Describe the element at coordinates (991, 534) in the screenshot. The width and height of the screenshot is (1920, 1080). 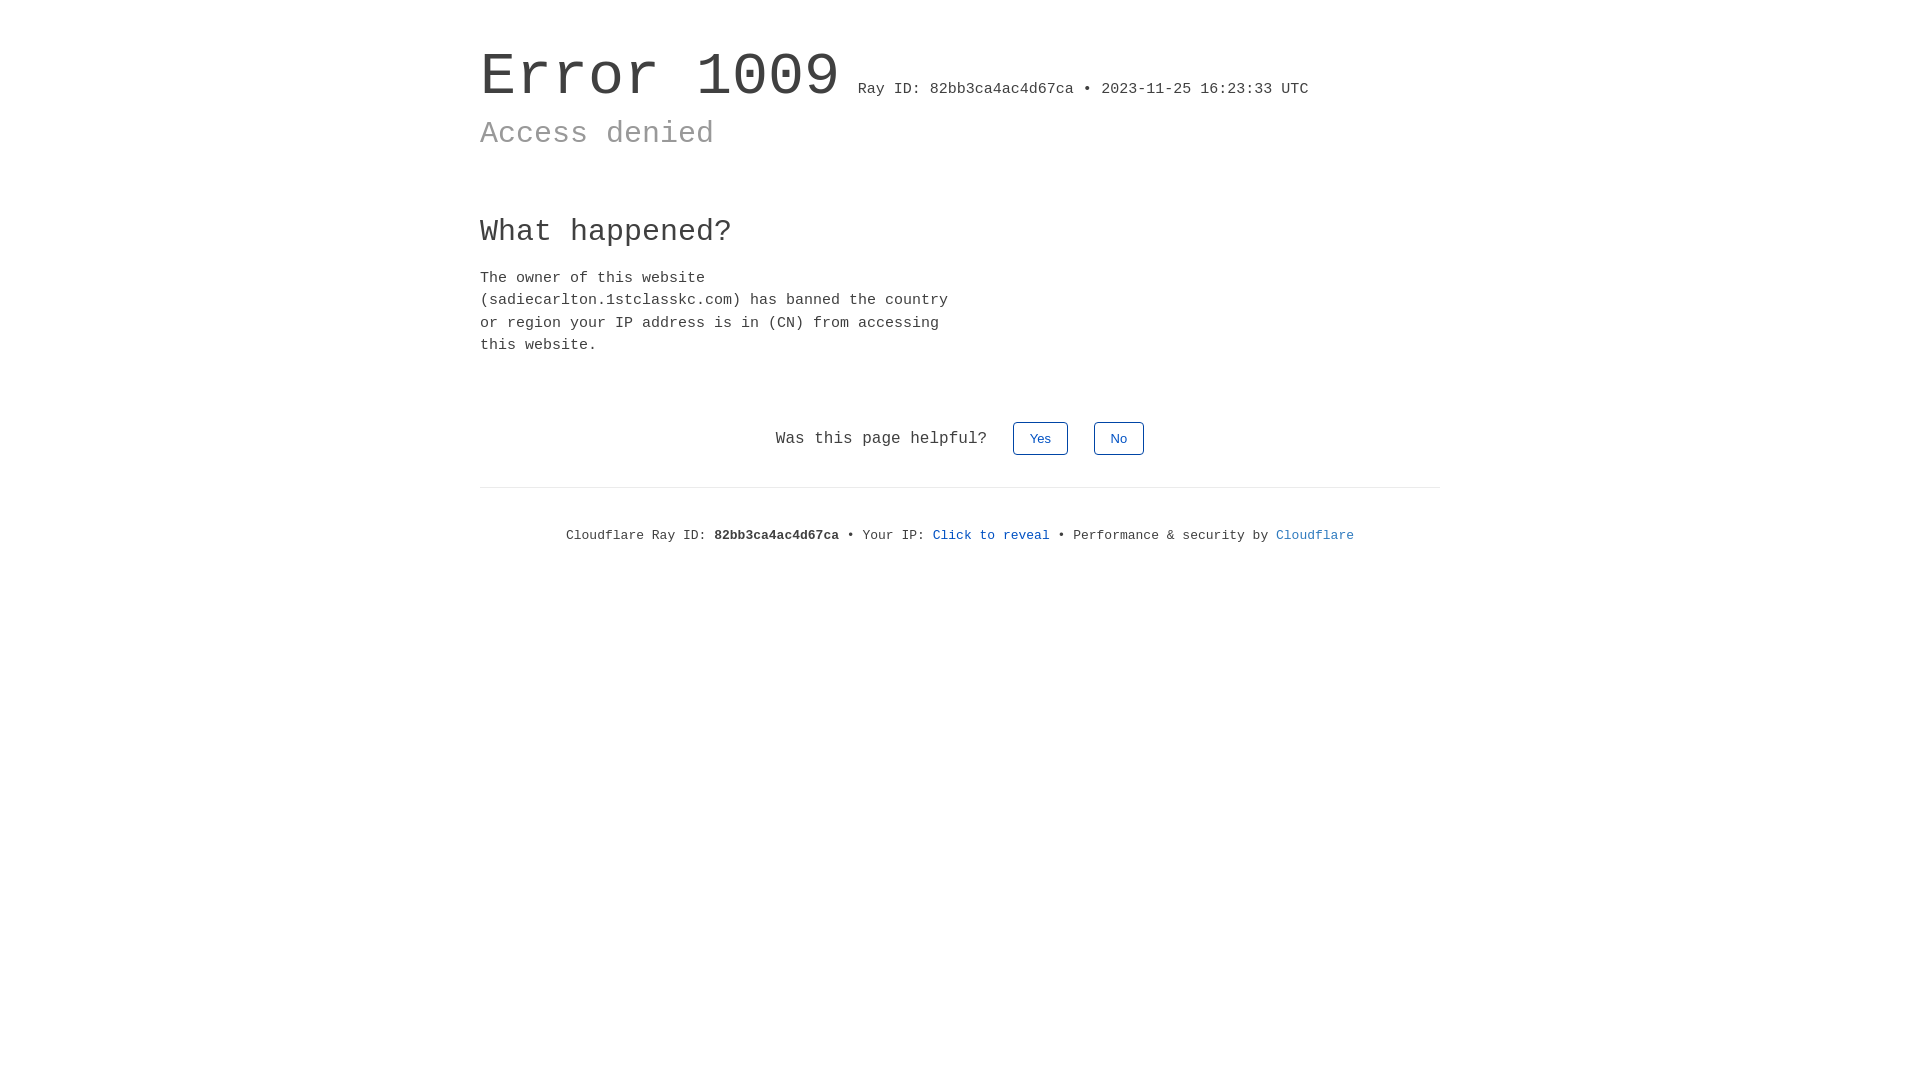
I see `'Click to reveal'` at that location.